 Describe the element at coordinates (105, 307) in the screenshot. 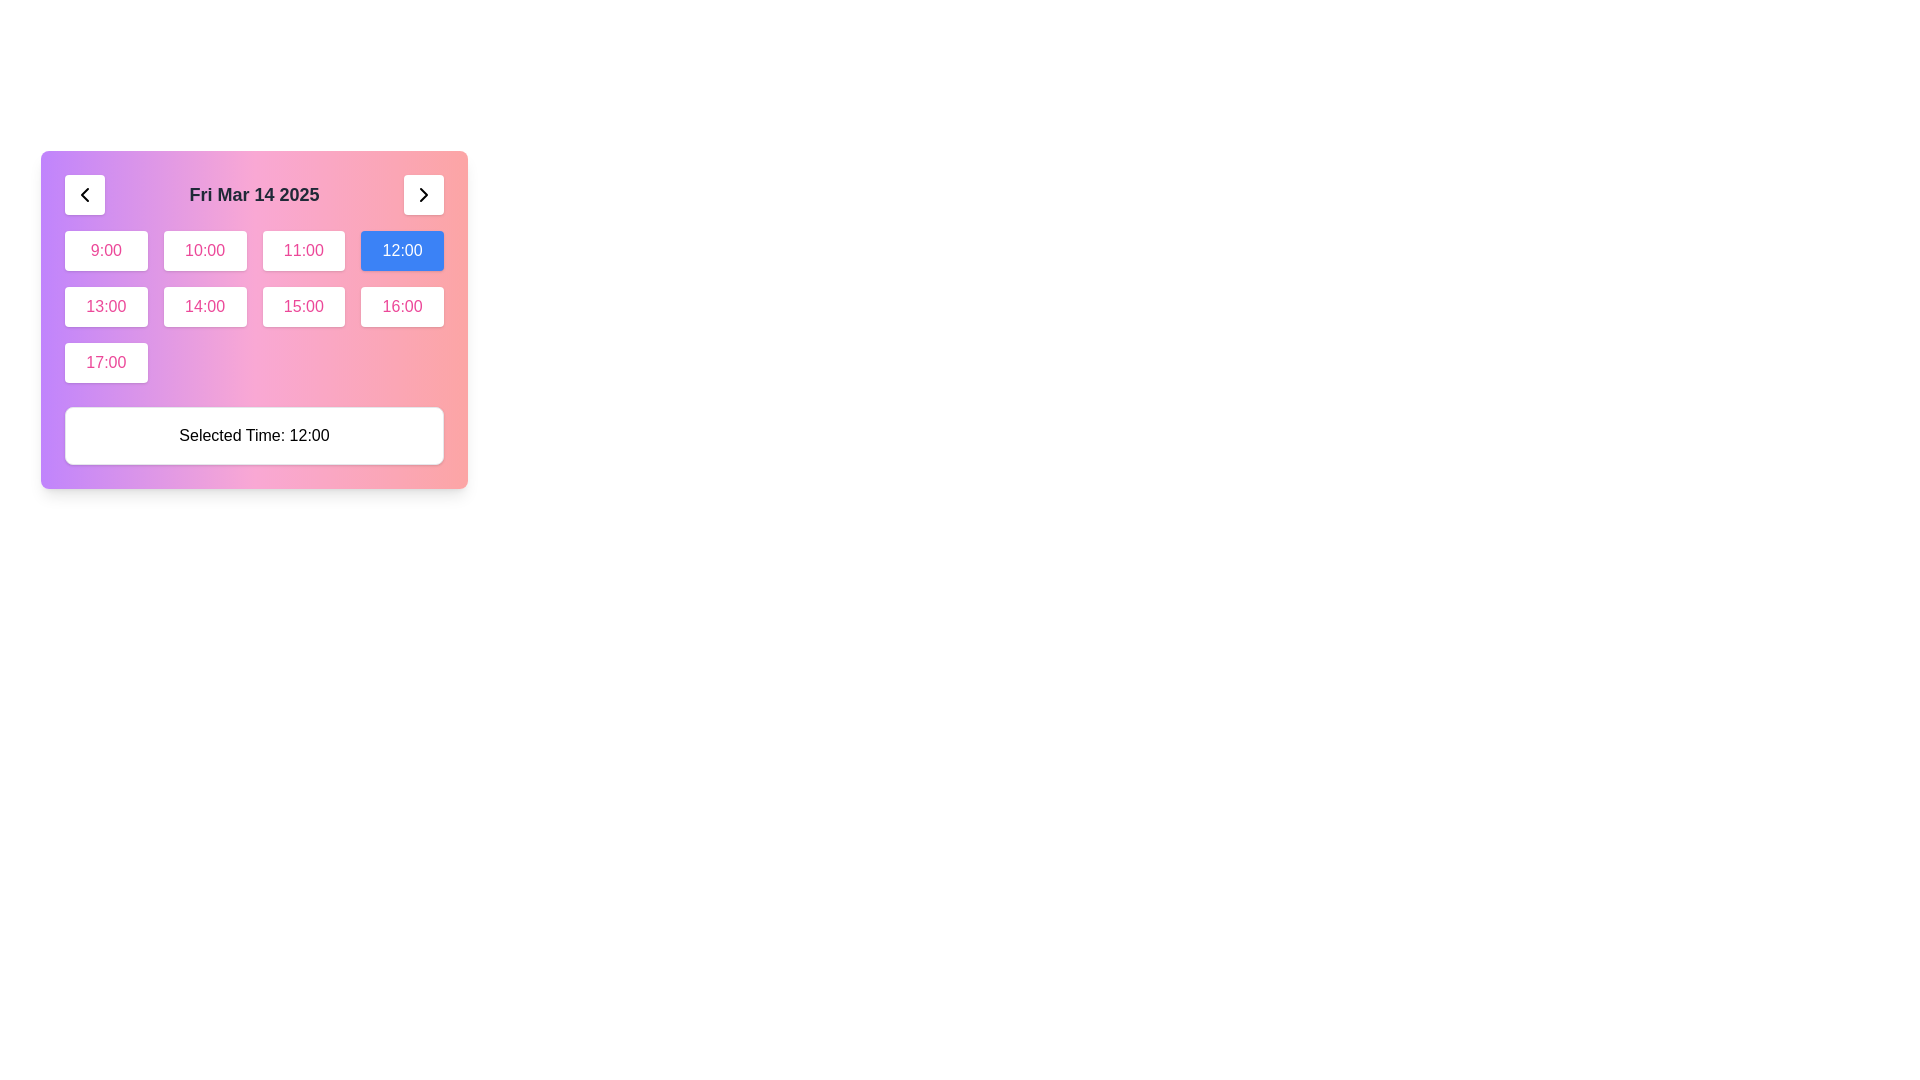

I see `the button that allows the user to select the time '13:00', located in the second row, leftmost position of a 4-column grid of time slots` at that location.